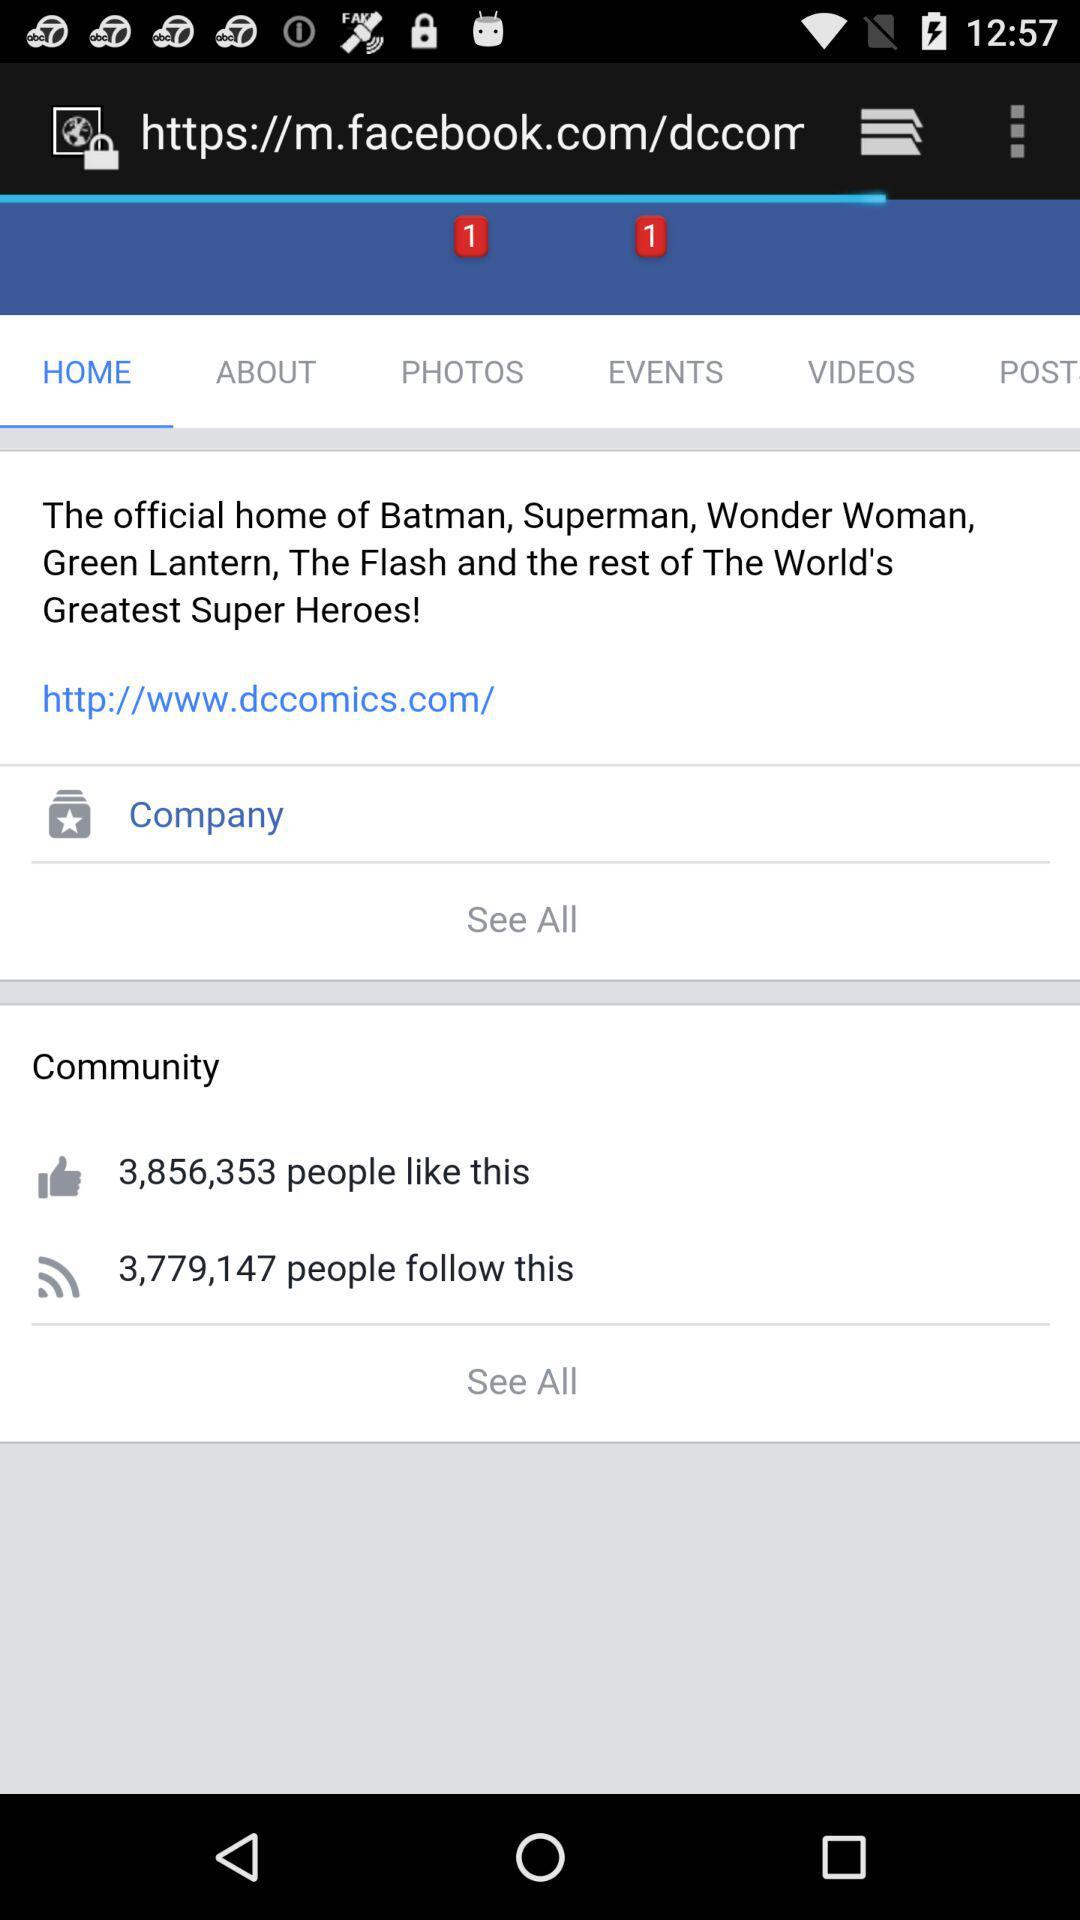  I want to click on the icon to the right of https m facebook icon, so click(890, 130).